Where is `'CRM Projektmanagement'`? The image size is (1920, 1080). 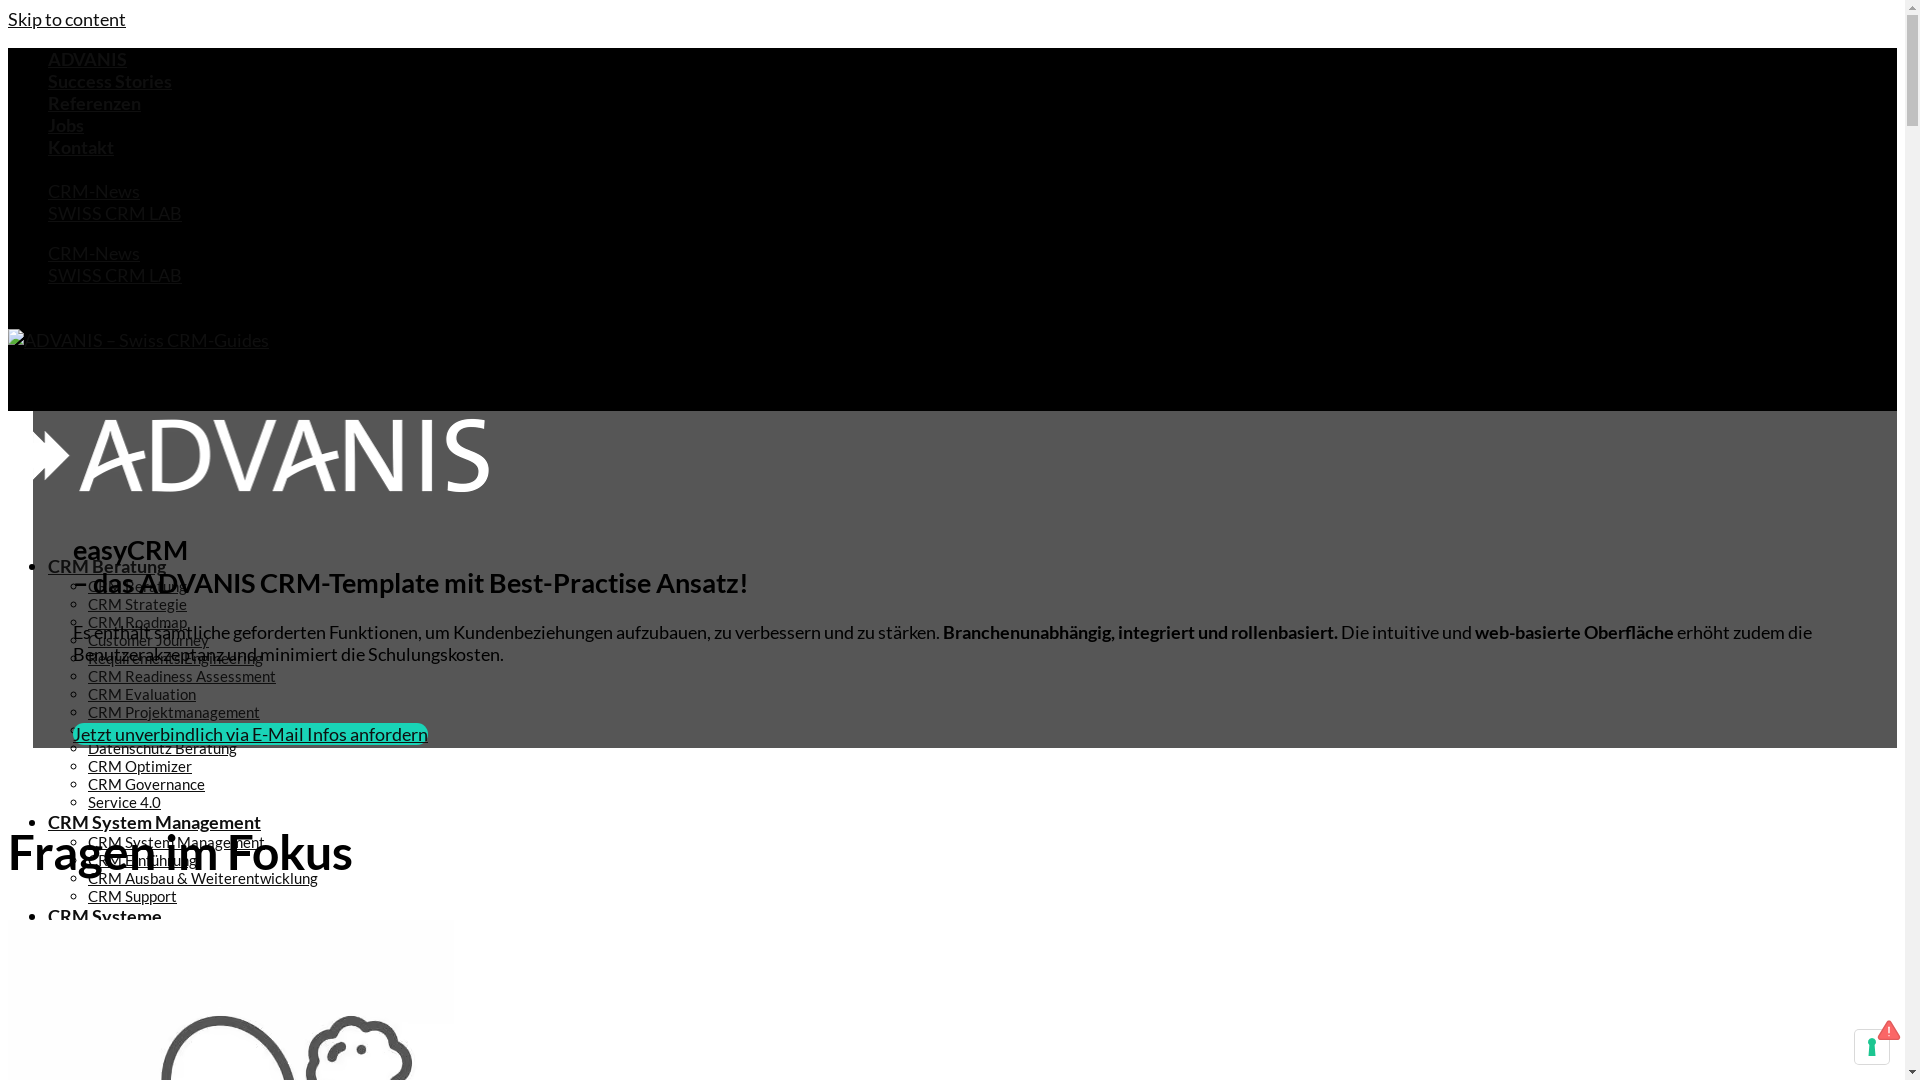
'CRM Projektmanagement' is located at coordinates (173, 711).